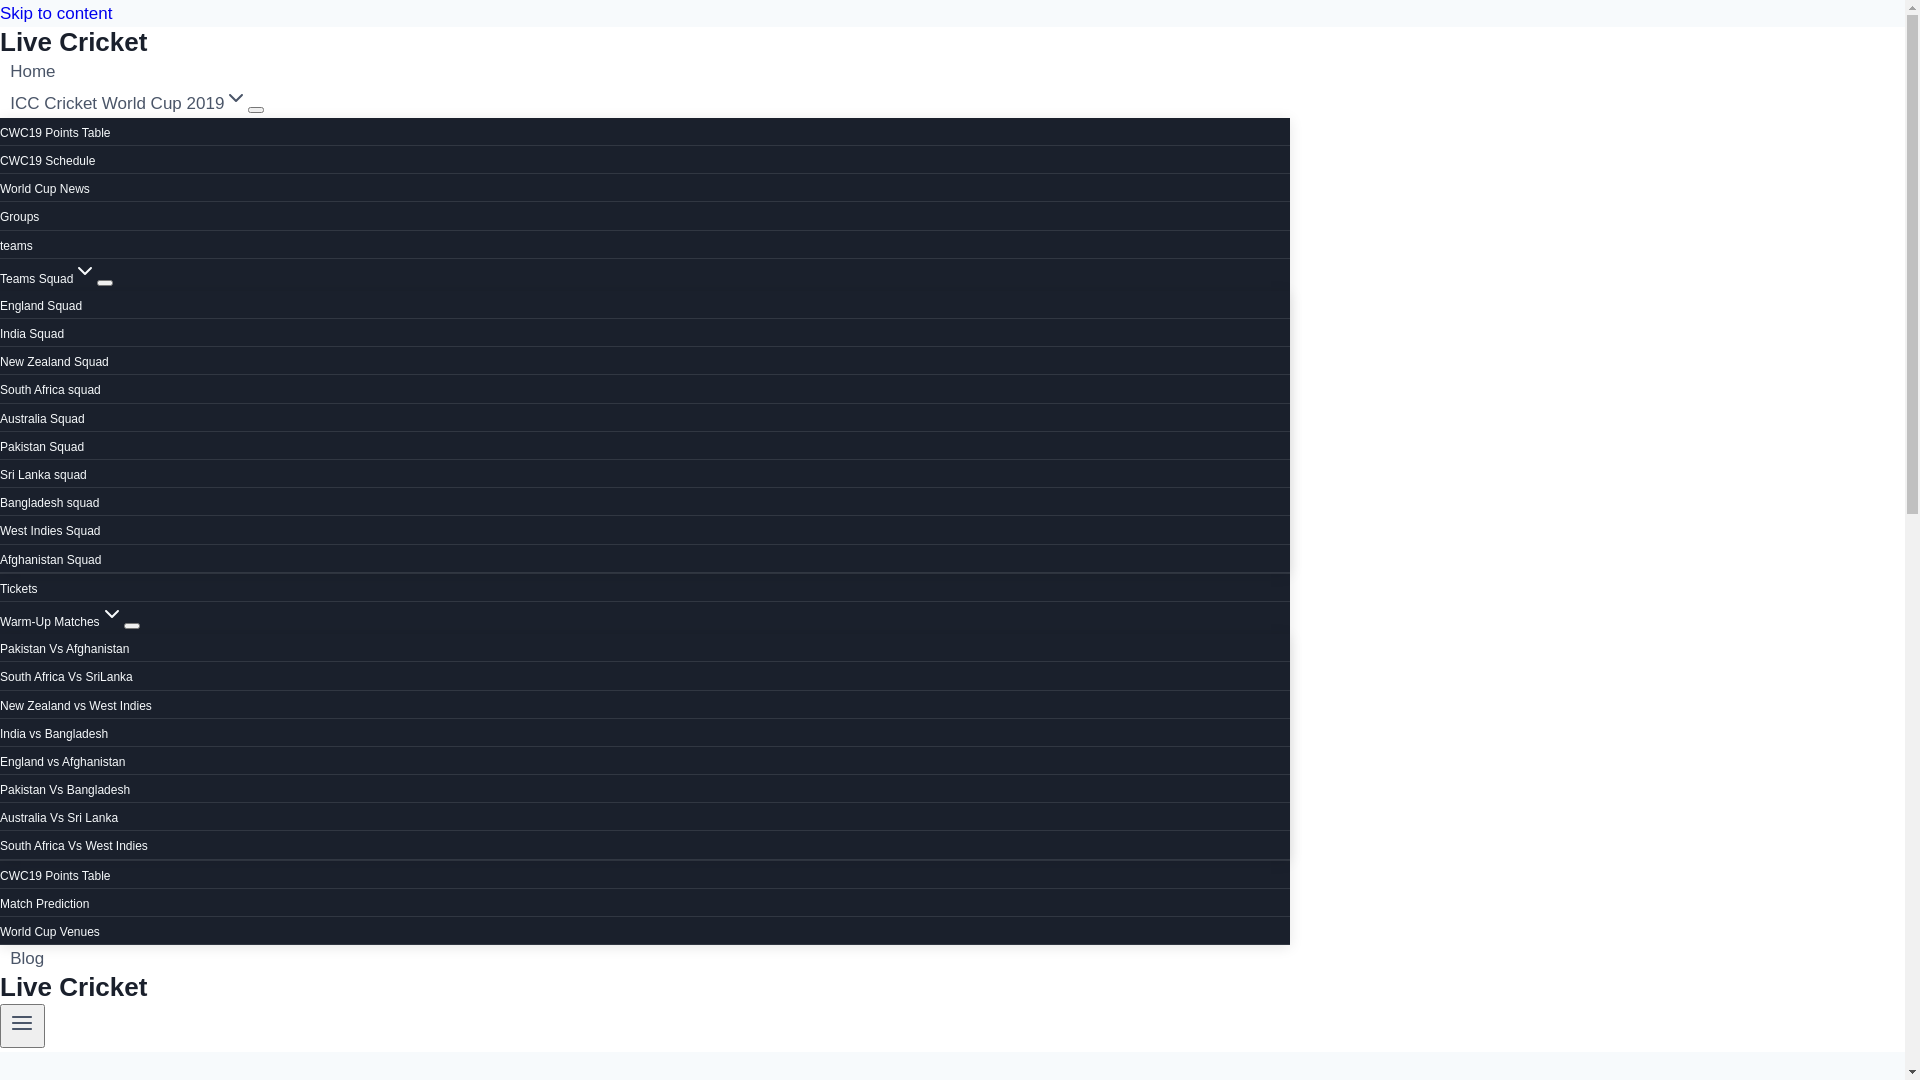  Describe the element at coordinates (19, 216) in the screenshot. I see `'Groups'` at that location.